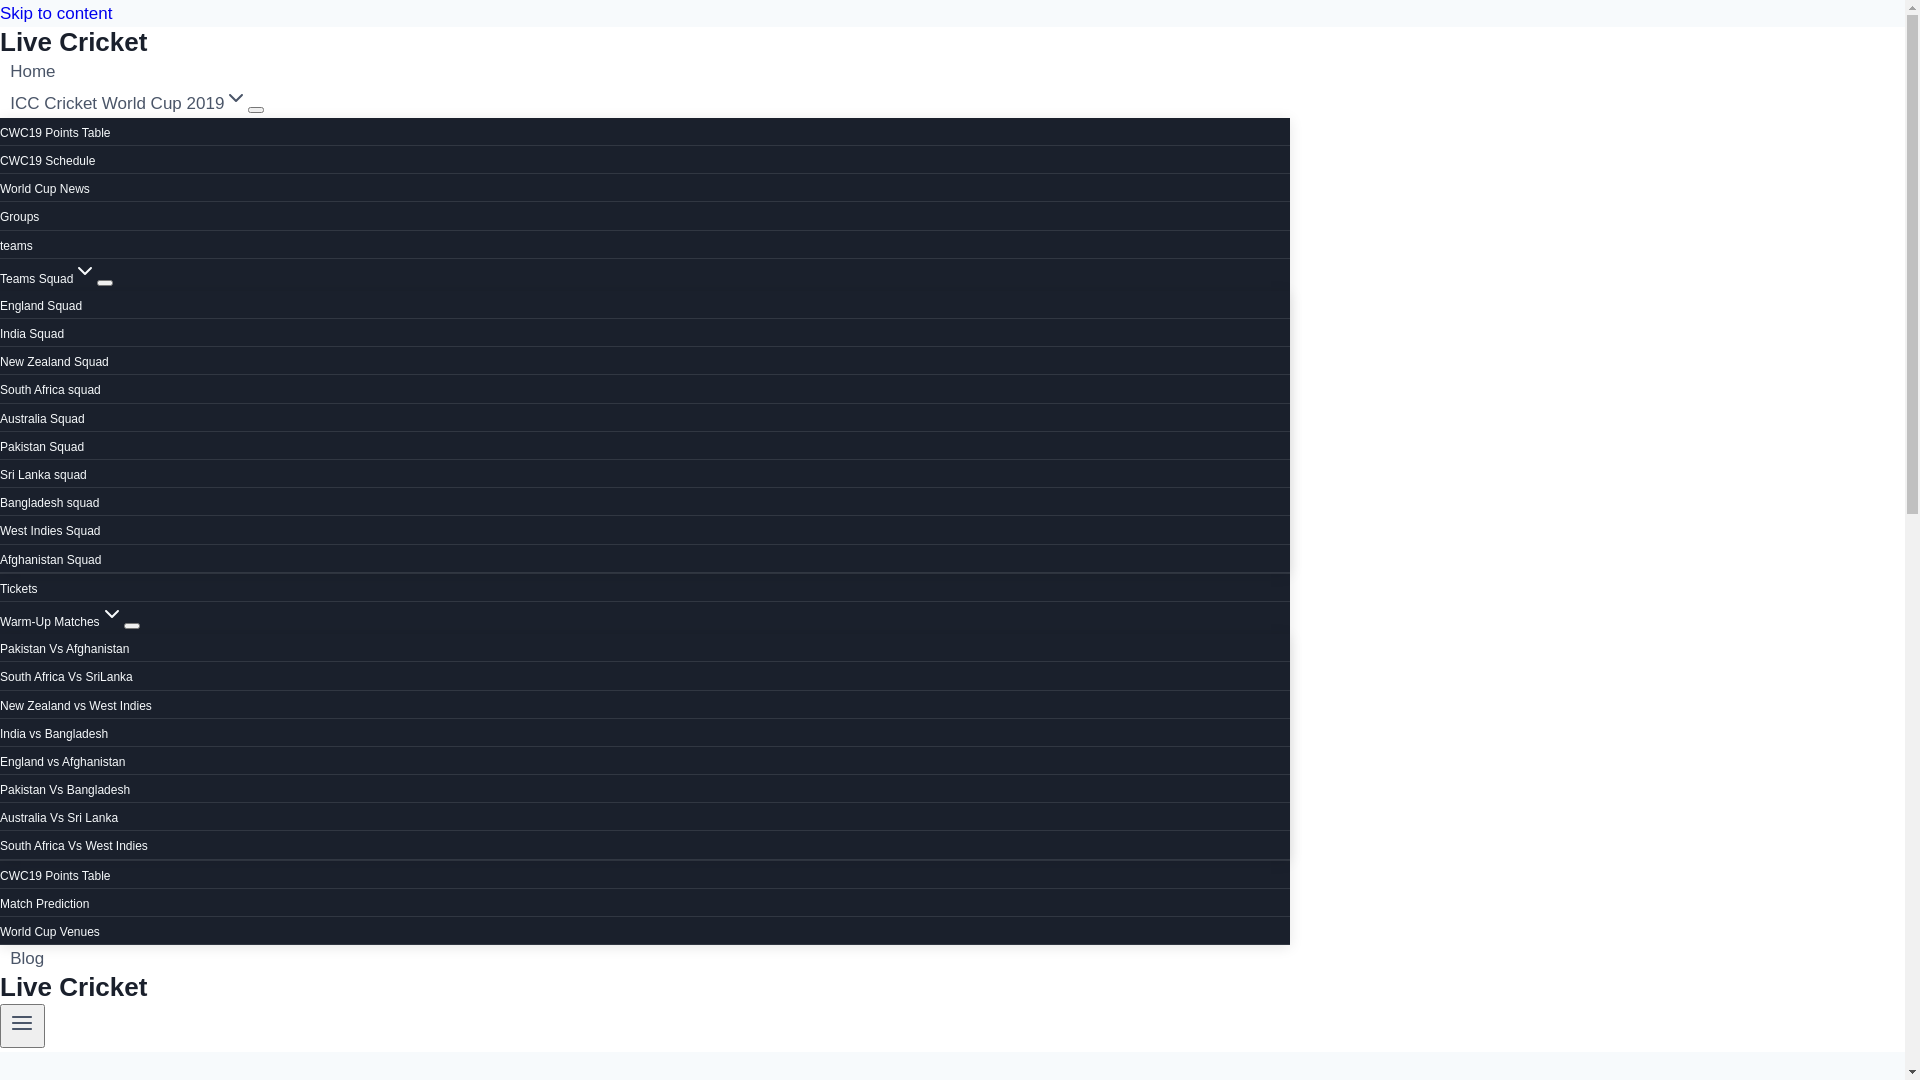  Describe the element at coordinates (19, 216) in the screenshot. I see `'Groups'` at that location.